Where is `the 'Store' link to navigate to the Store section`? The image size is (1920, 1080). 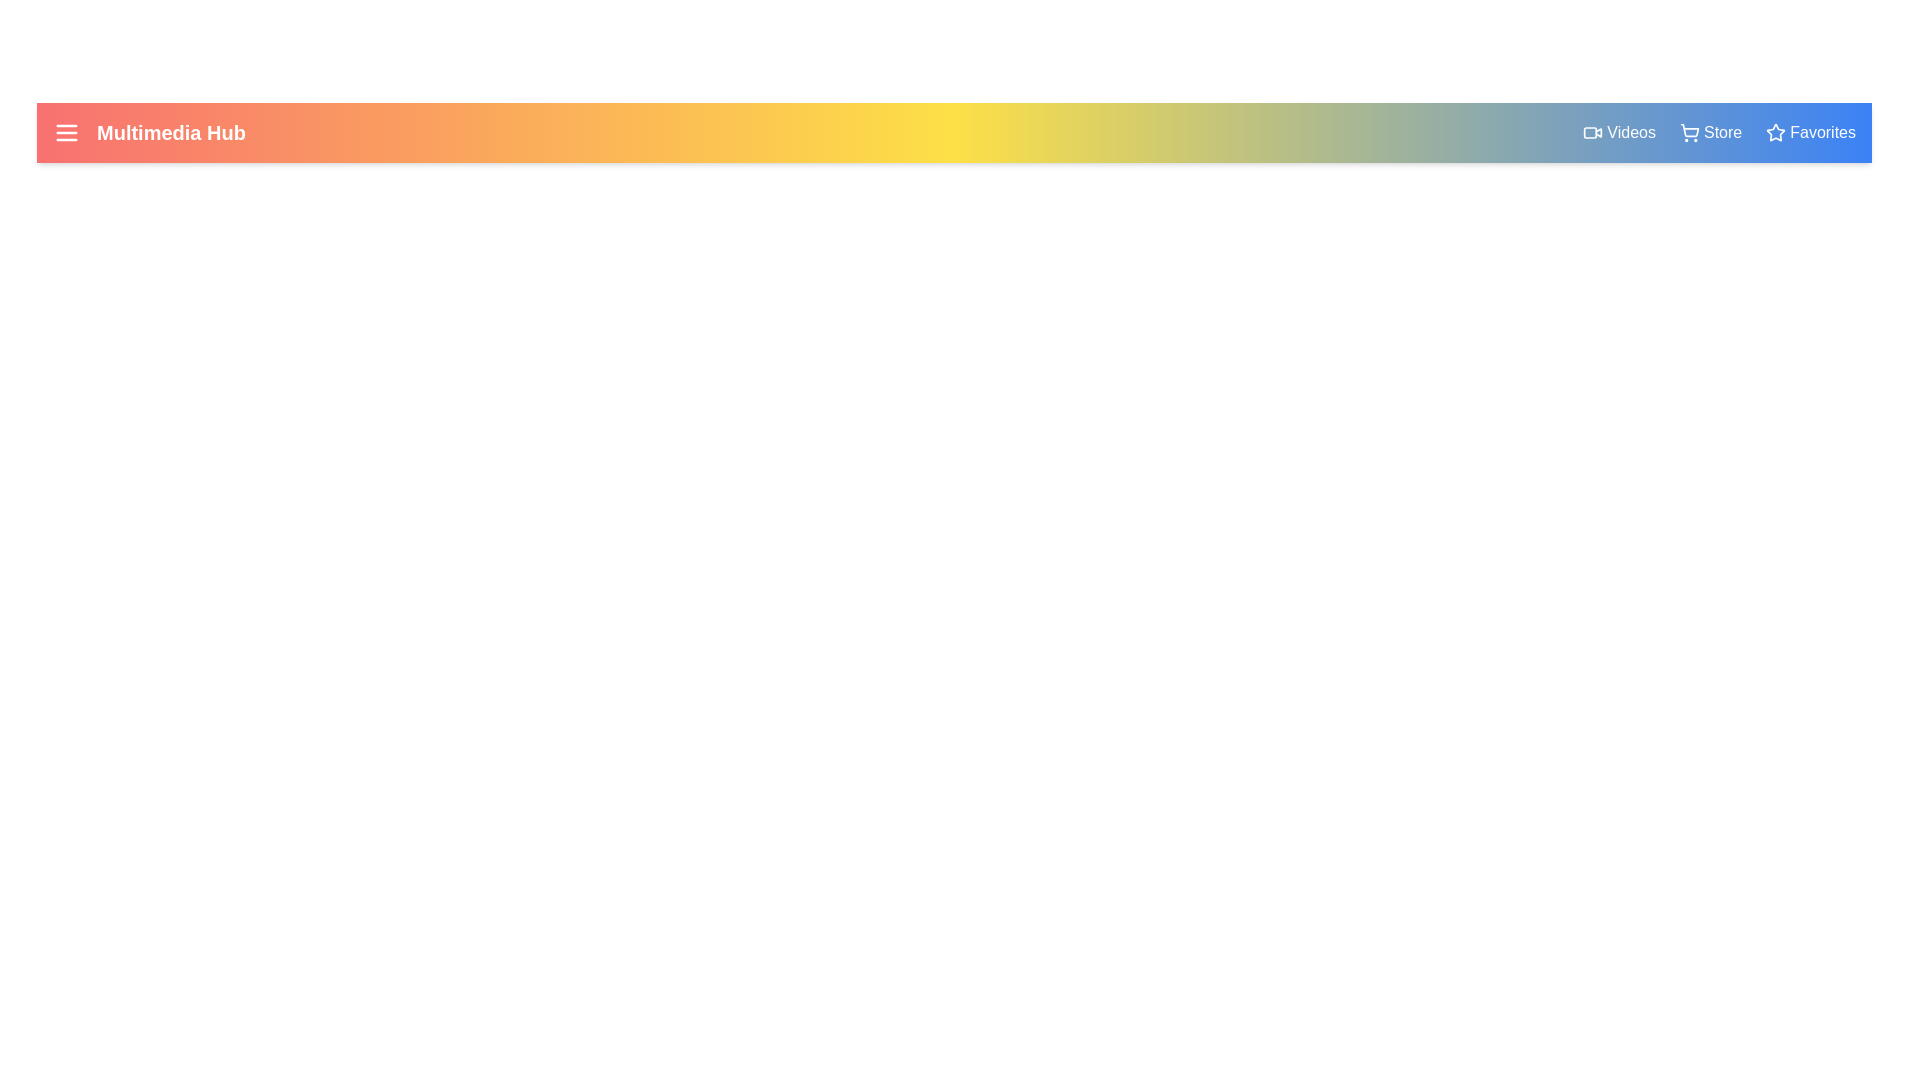
the 'Store' link to navigate to the Store section is located at coordinates (1709, 132).